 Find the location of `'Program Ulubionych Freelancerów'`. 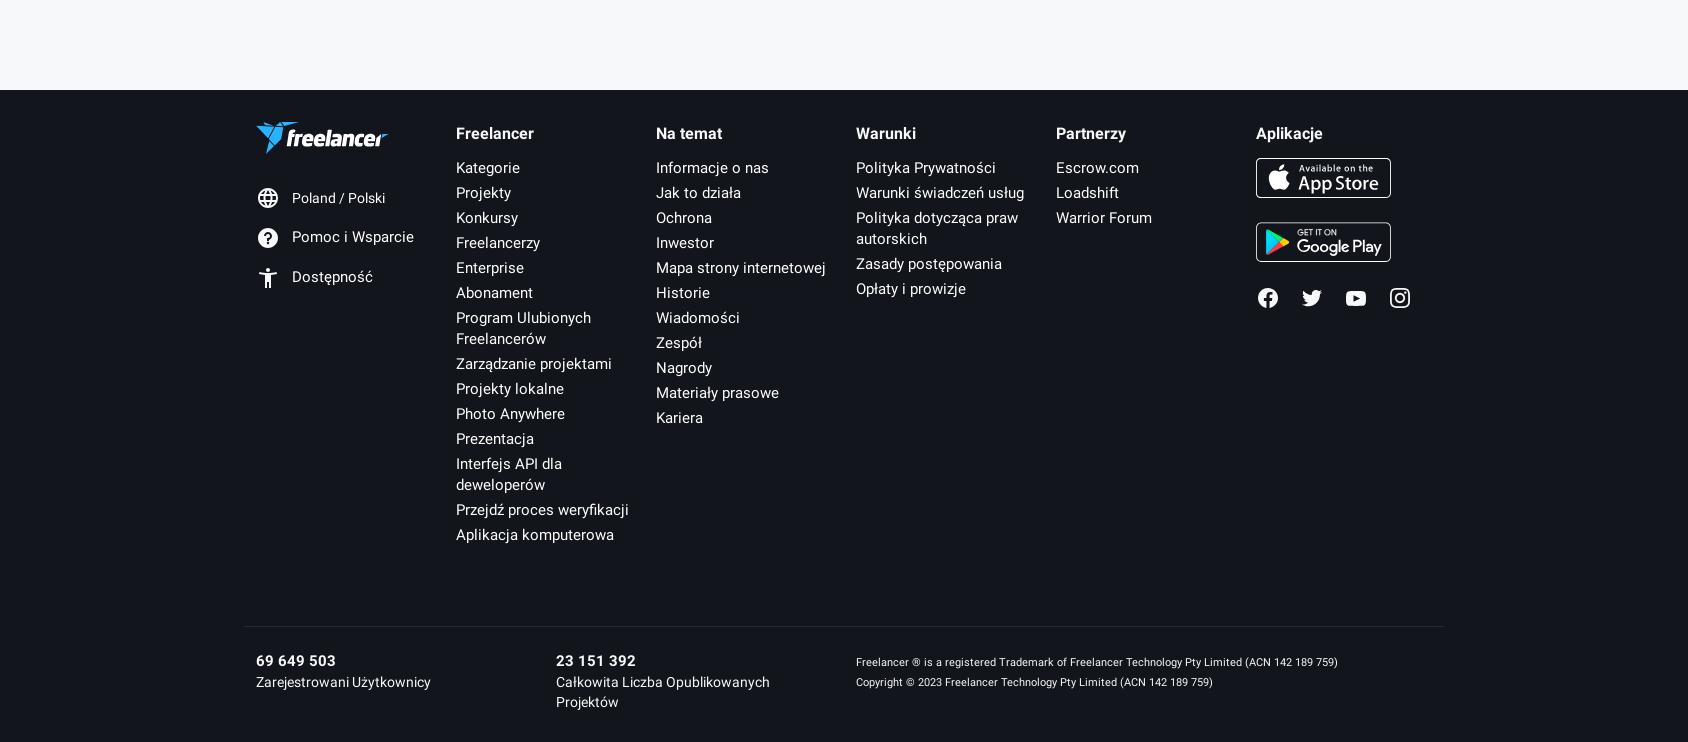

'Program Ulubionych Freelancerów' is located at coordinates (522, 326).